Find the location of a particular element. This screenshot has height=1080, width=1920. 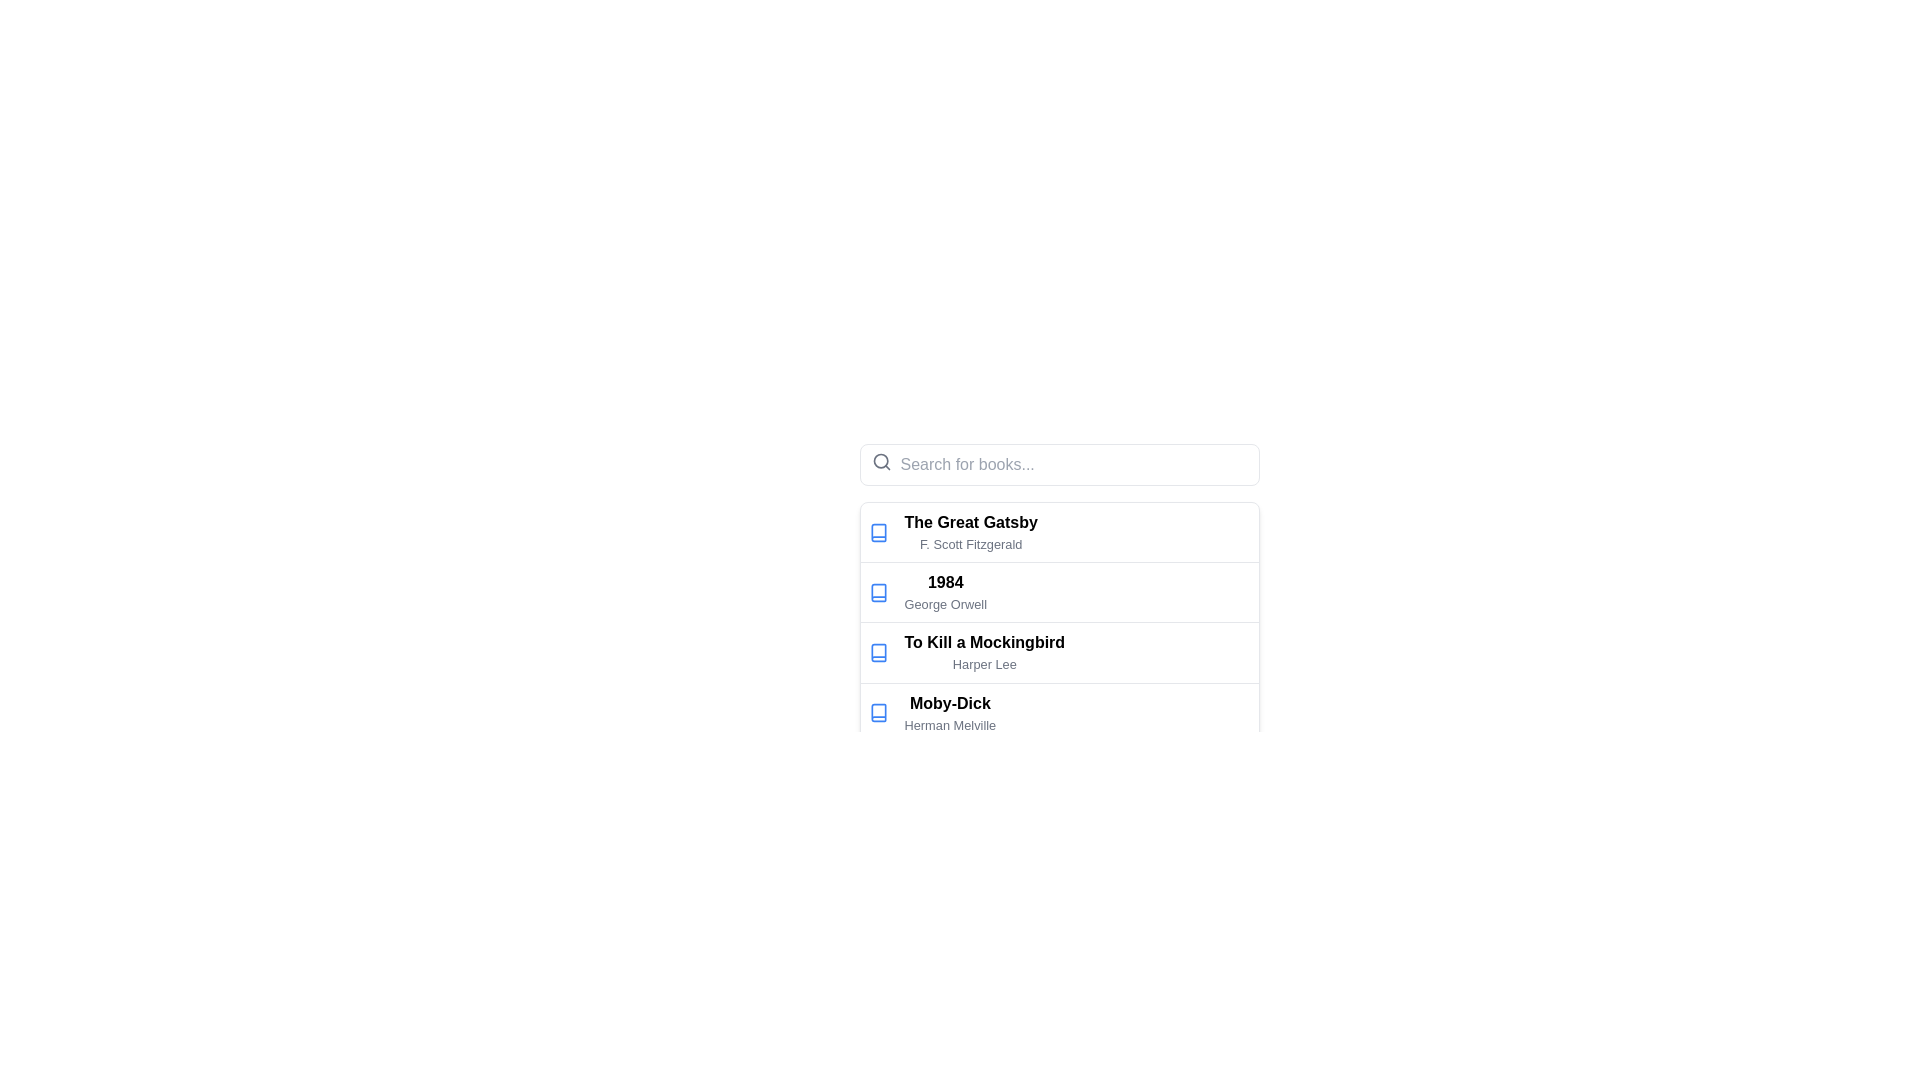

the blue book icon representing 'The Great Gatsby' by F. Scott Fitzgerald, which is the first element in the list is located at coordinates (878, 531).